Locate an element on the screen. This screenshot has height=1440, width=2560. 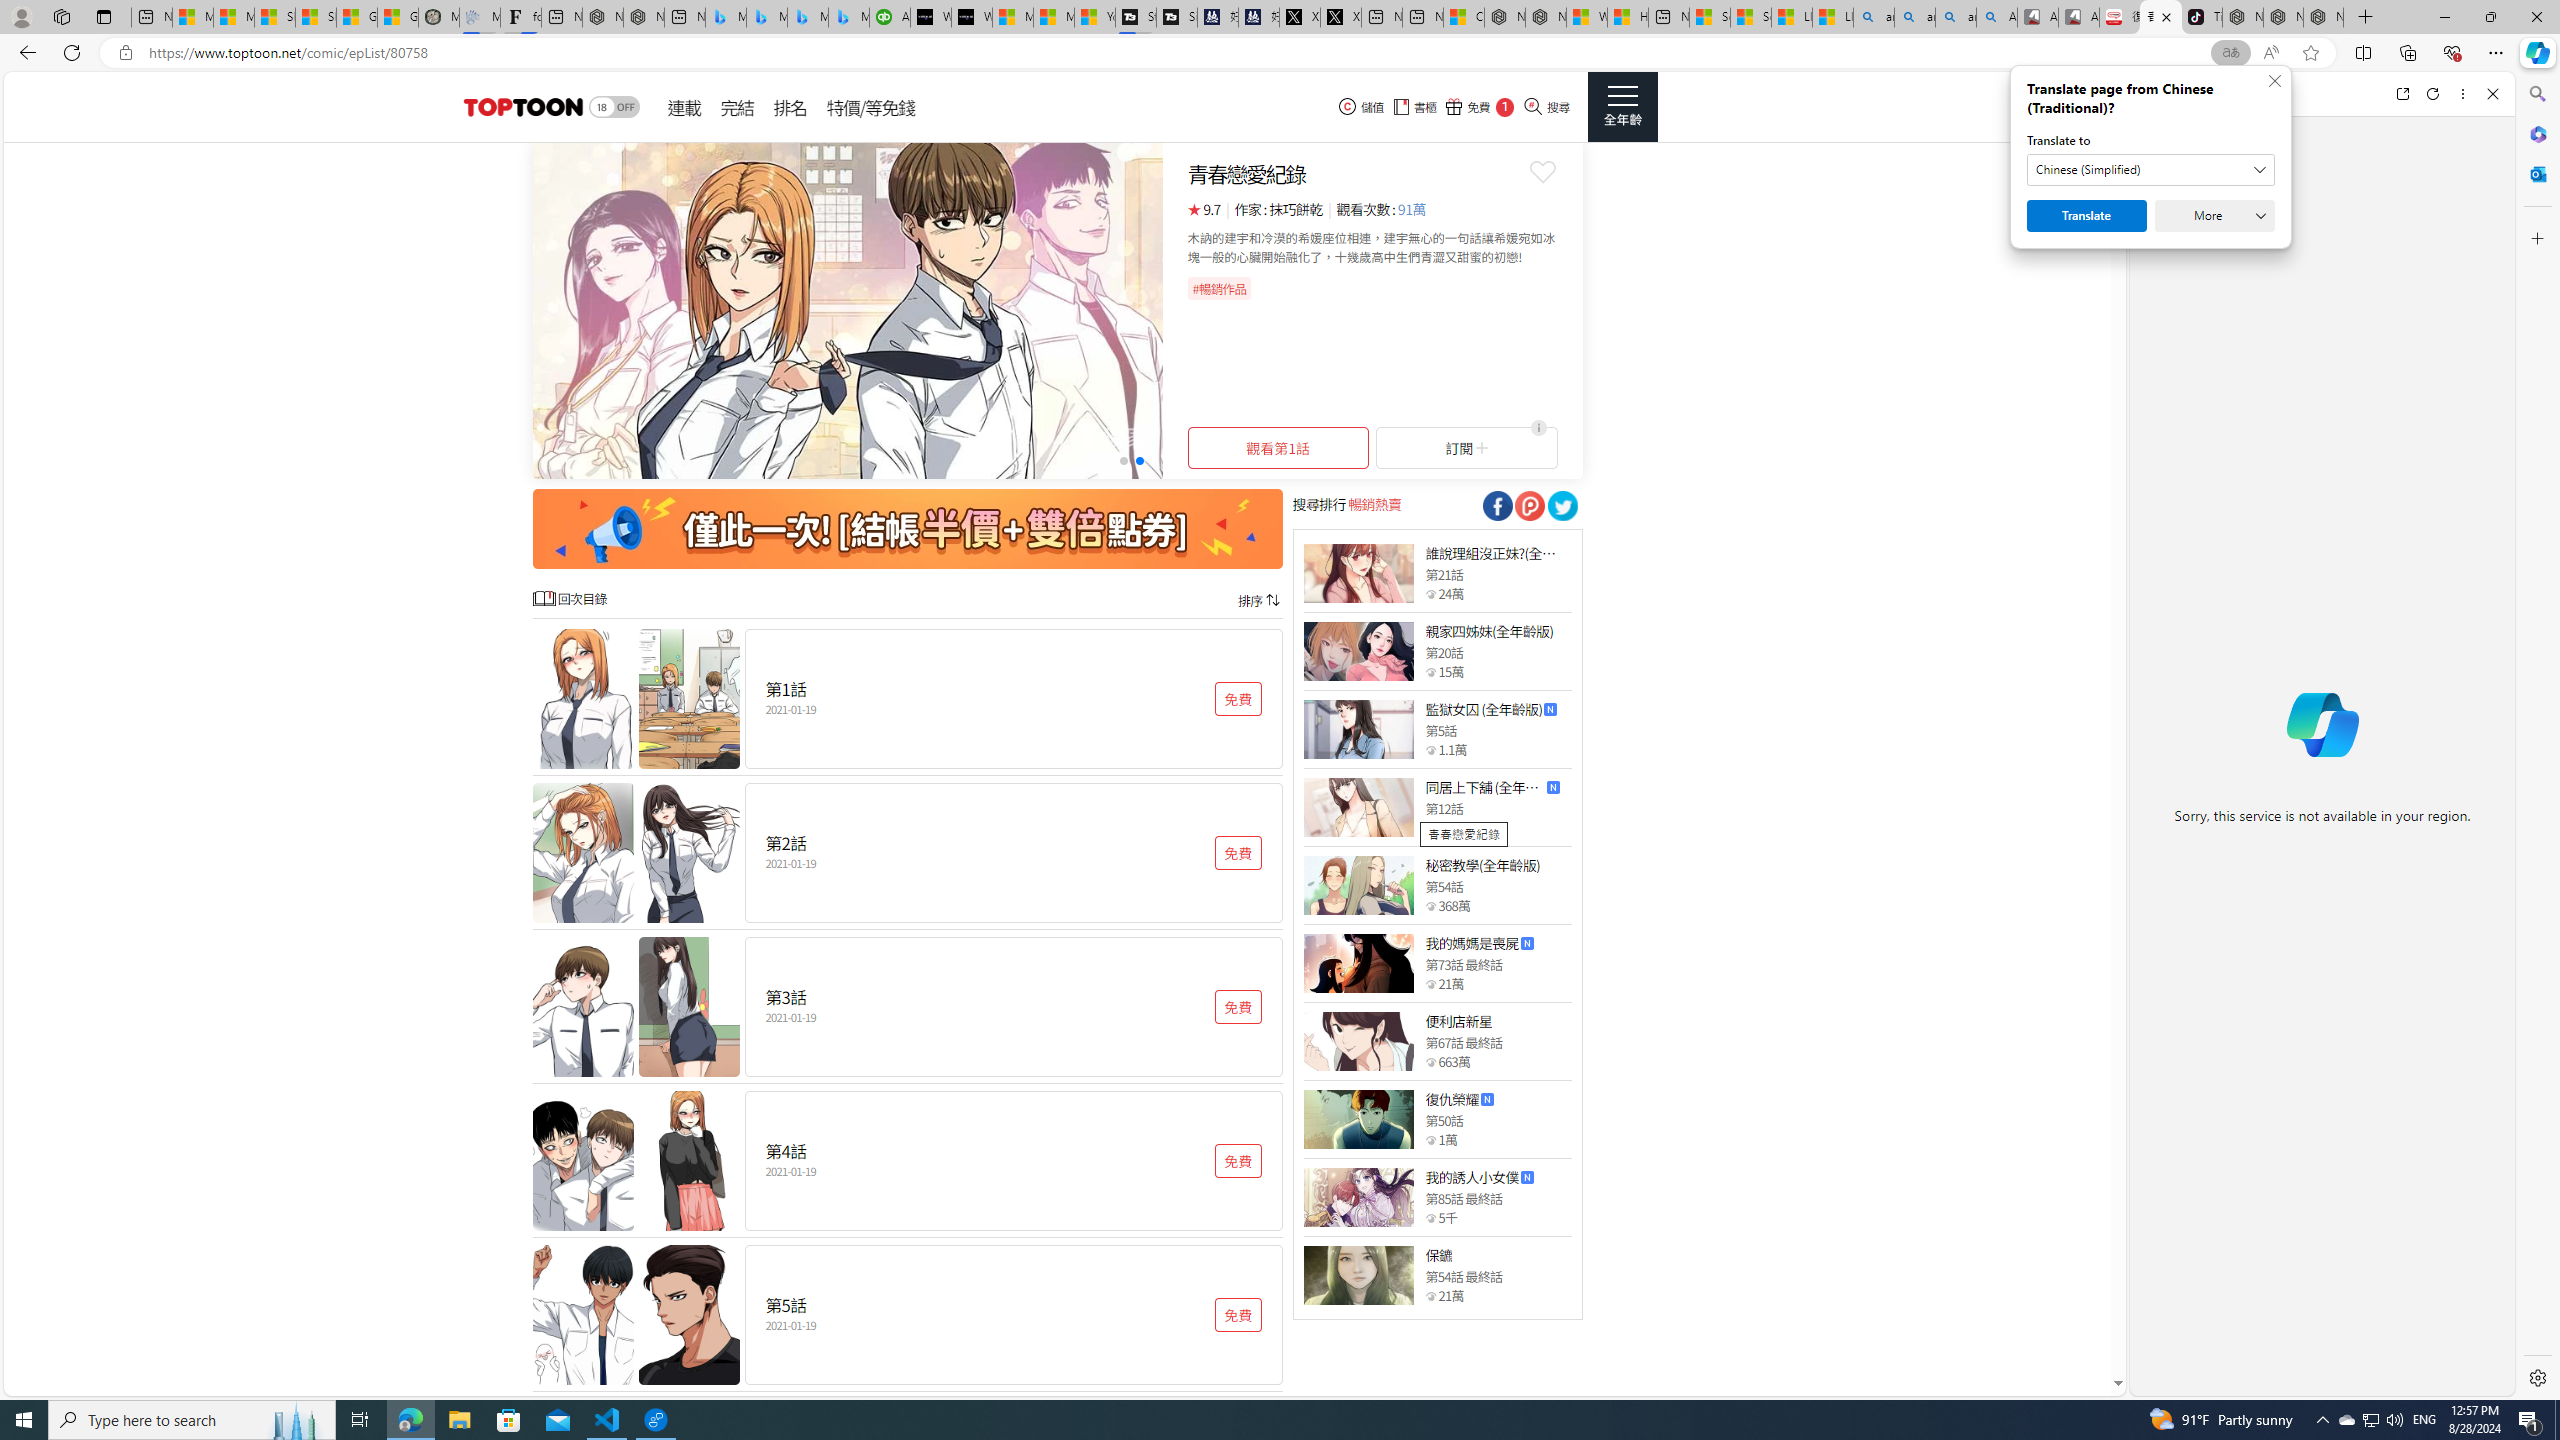
'amazon - Search Images' is located at coordinates (1954, 16).